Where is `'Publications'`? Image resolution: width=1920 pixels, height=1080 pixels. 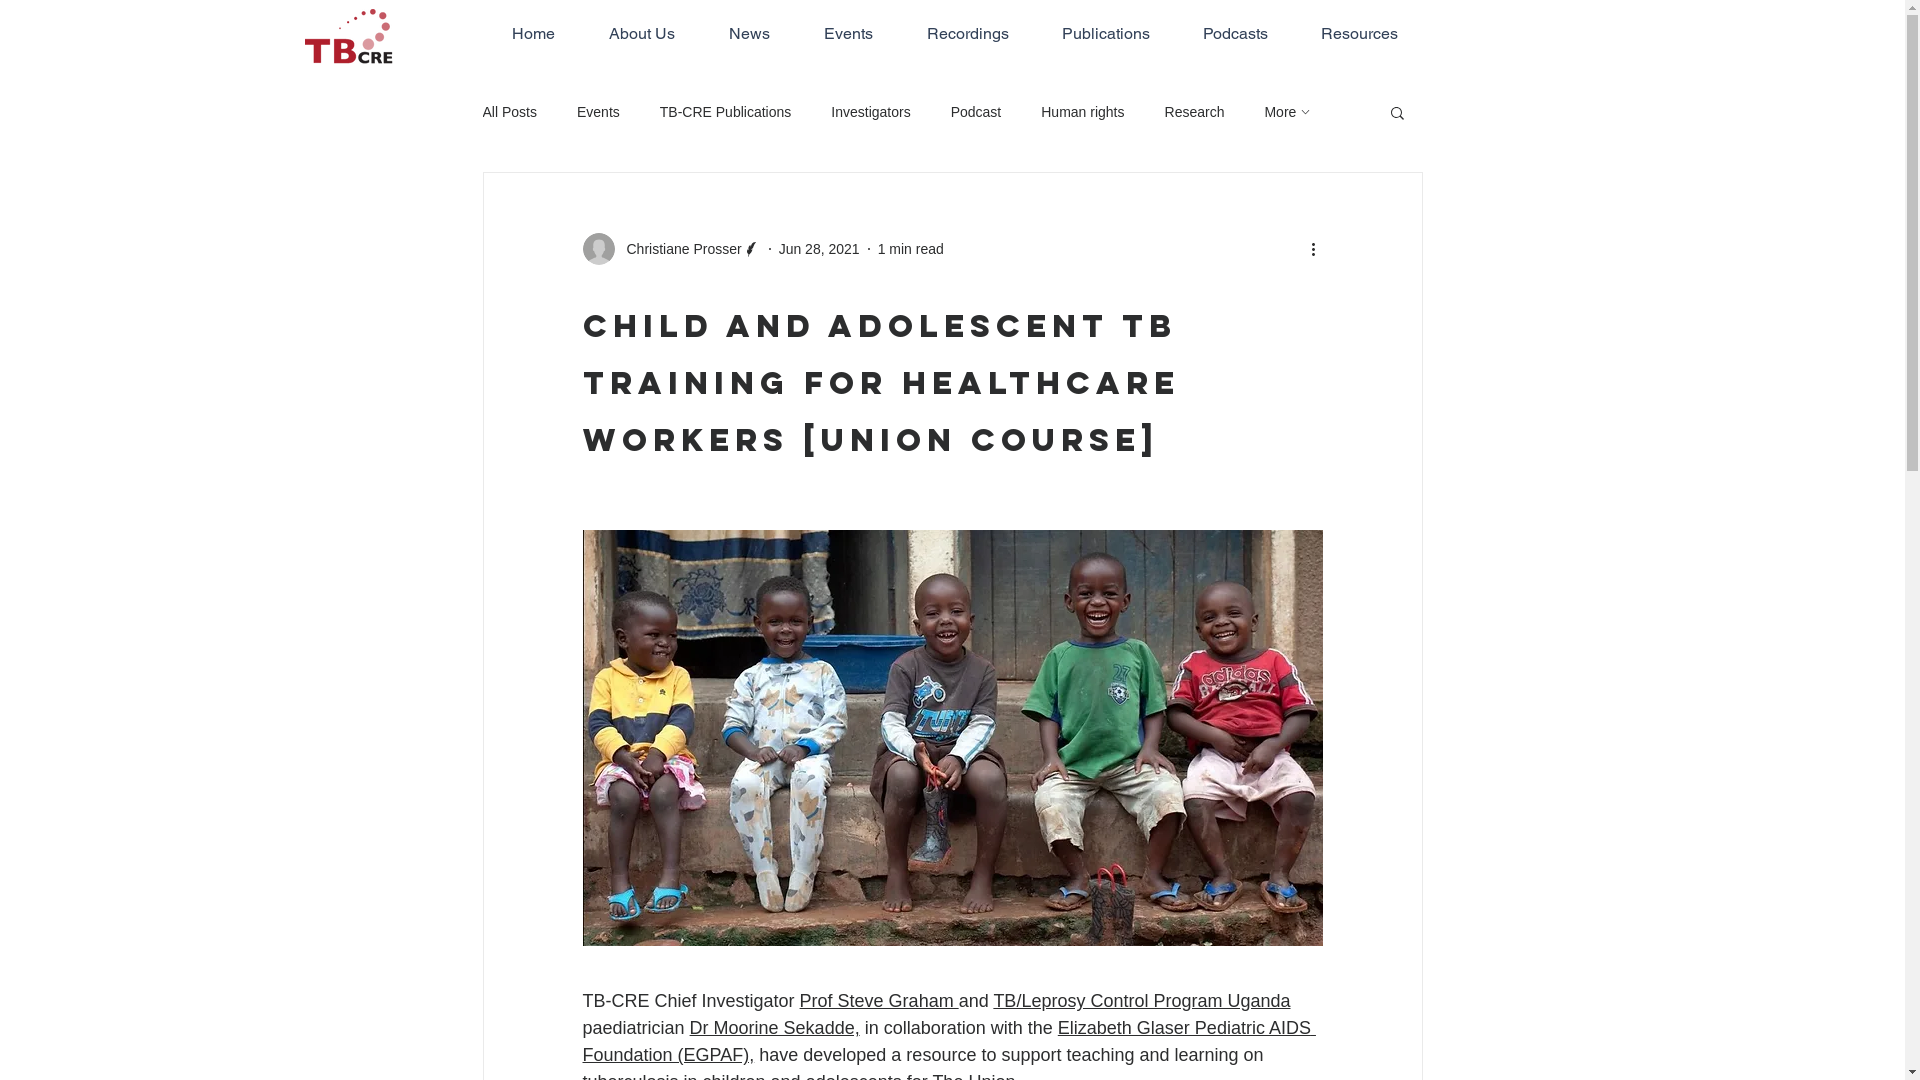
'Publications' is located at coordinates (1104, 33).